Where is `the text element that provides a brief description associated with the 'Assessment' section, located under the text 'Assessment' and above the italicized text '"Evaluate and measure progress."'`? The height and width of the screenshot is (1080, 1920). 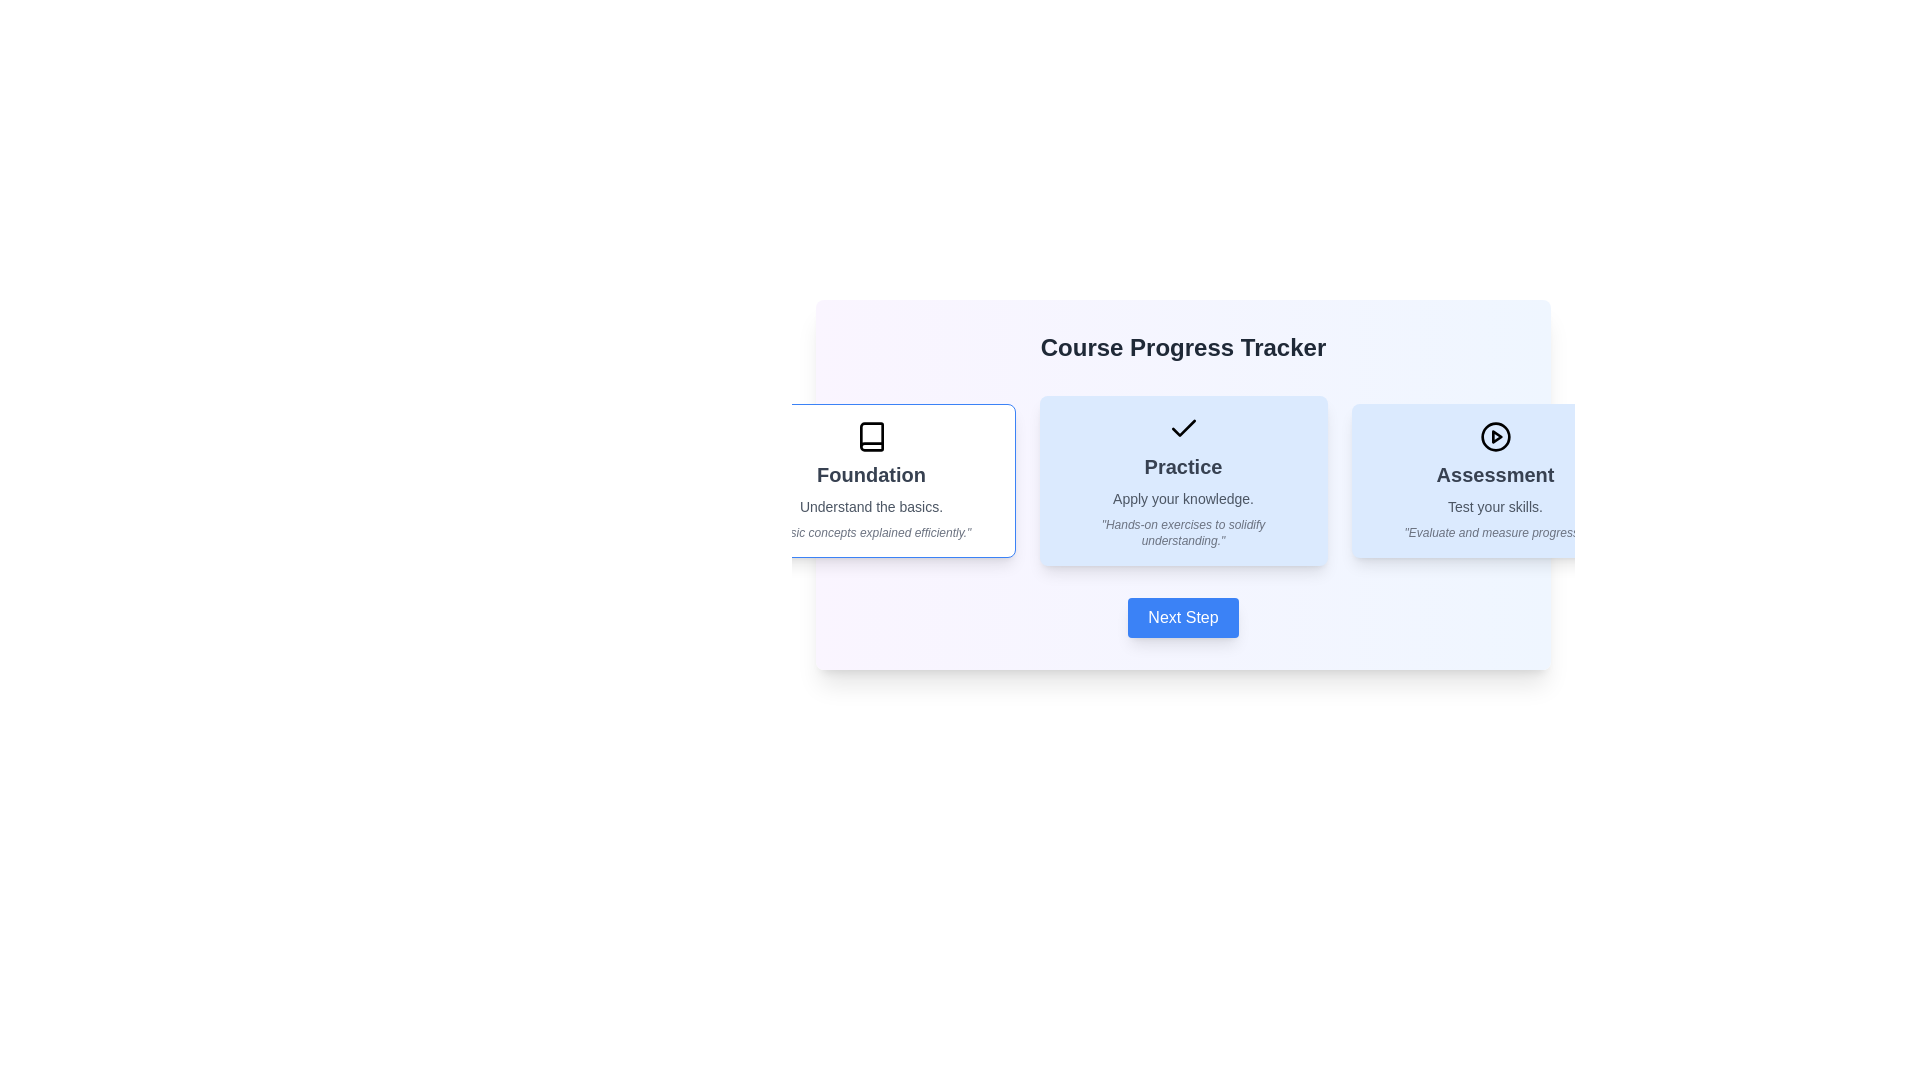
the text element that provides a brief description associated with the 'Assessment' section, located under the text 'Assessment' and above the italicized text '"Evaluate and measure progress."' is located at coordinates (1495, 505).